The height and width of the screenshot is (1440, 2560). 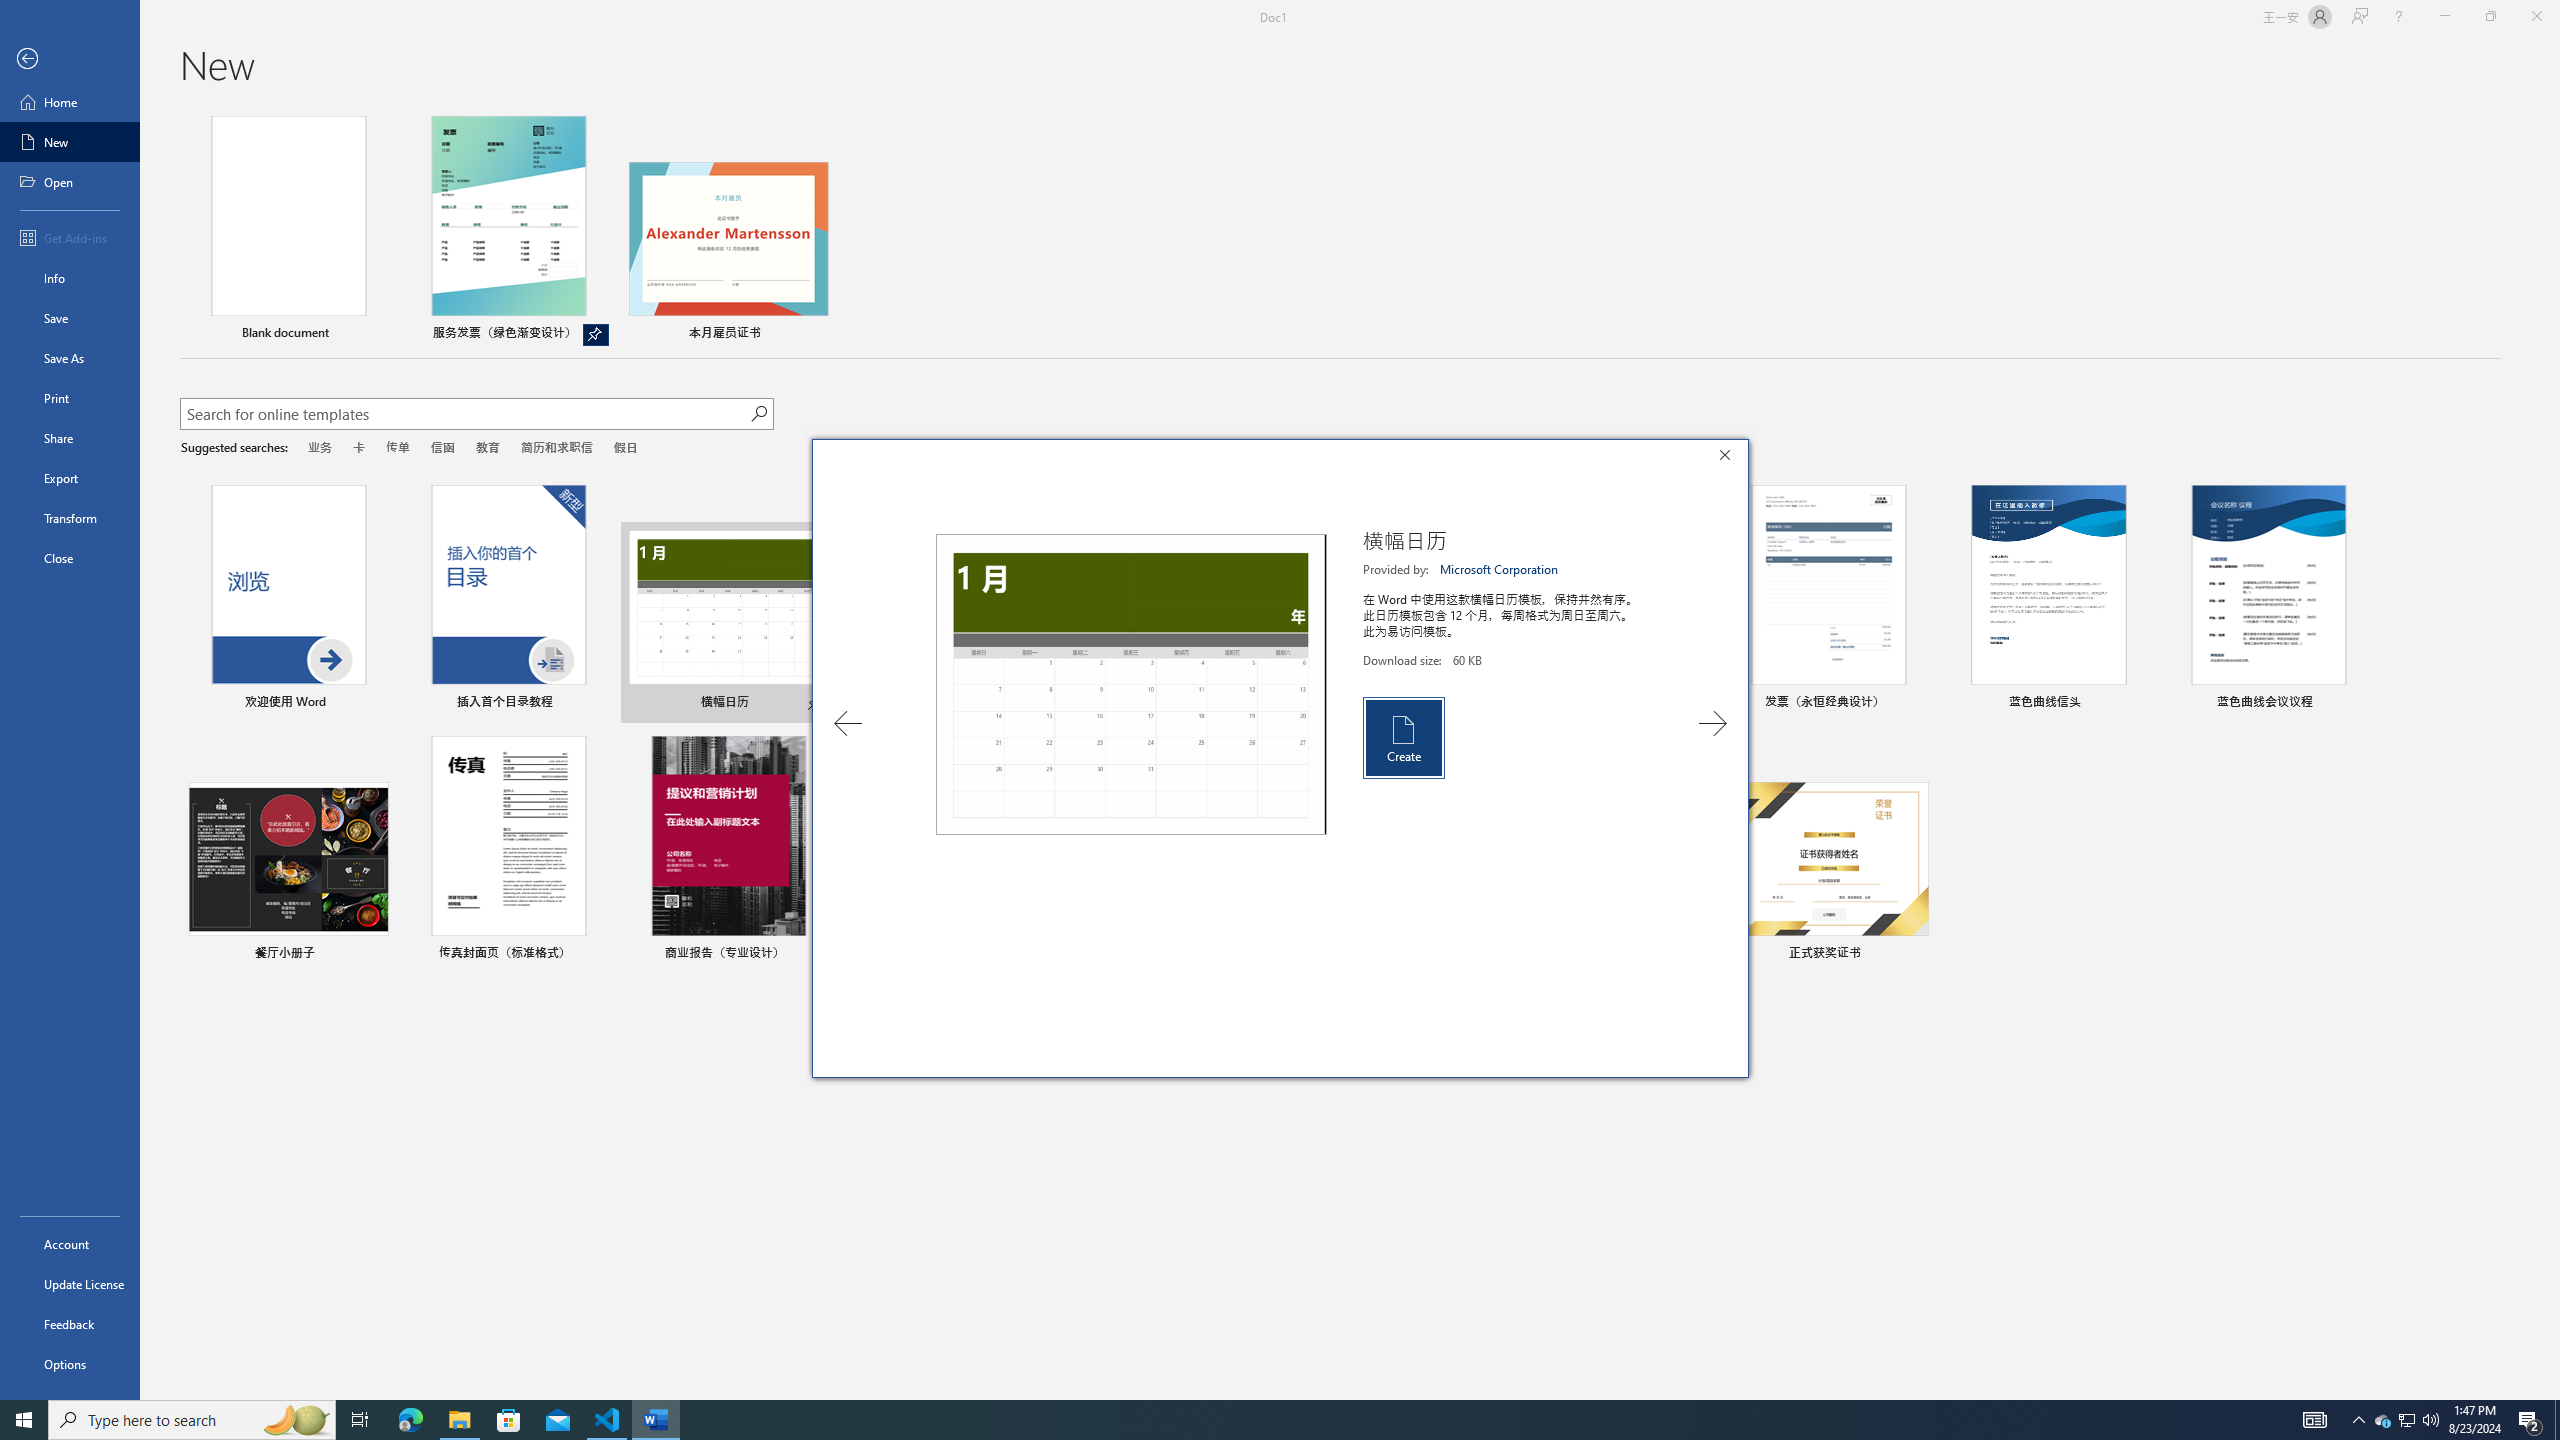 I want to click on 'Microsoft Store', so click(x=509, y=1418).